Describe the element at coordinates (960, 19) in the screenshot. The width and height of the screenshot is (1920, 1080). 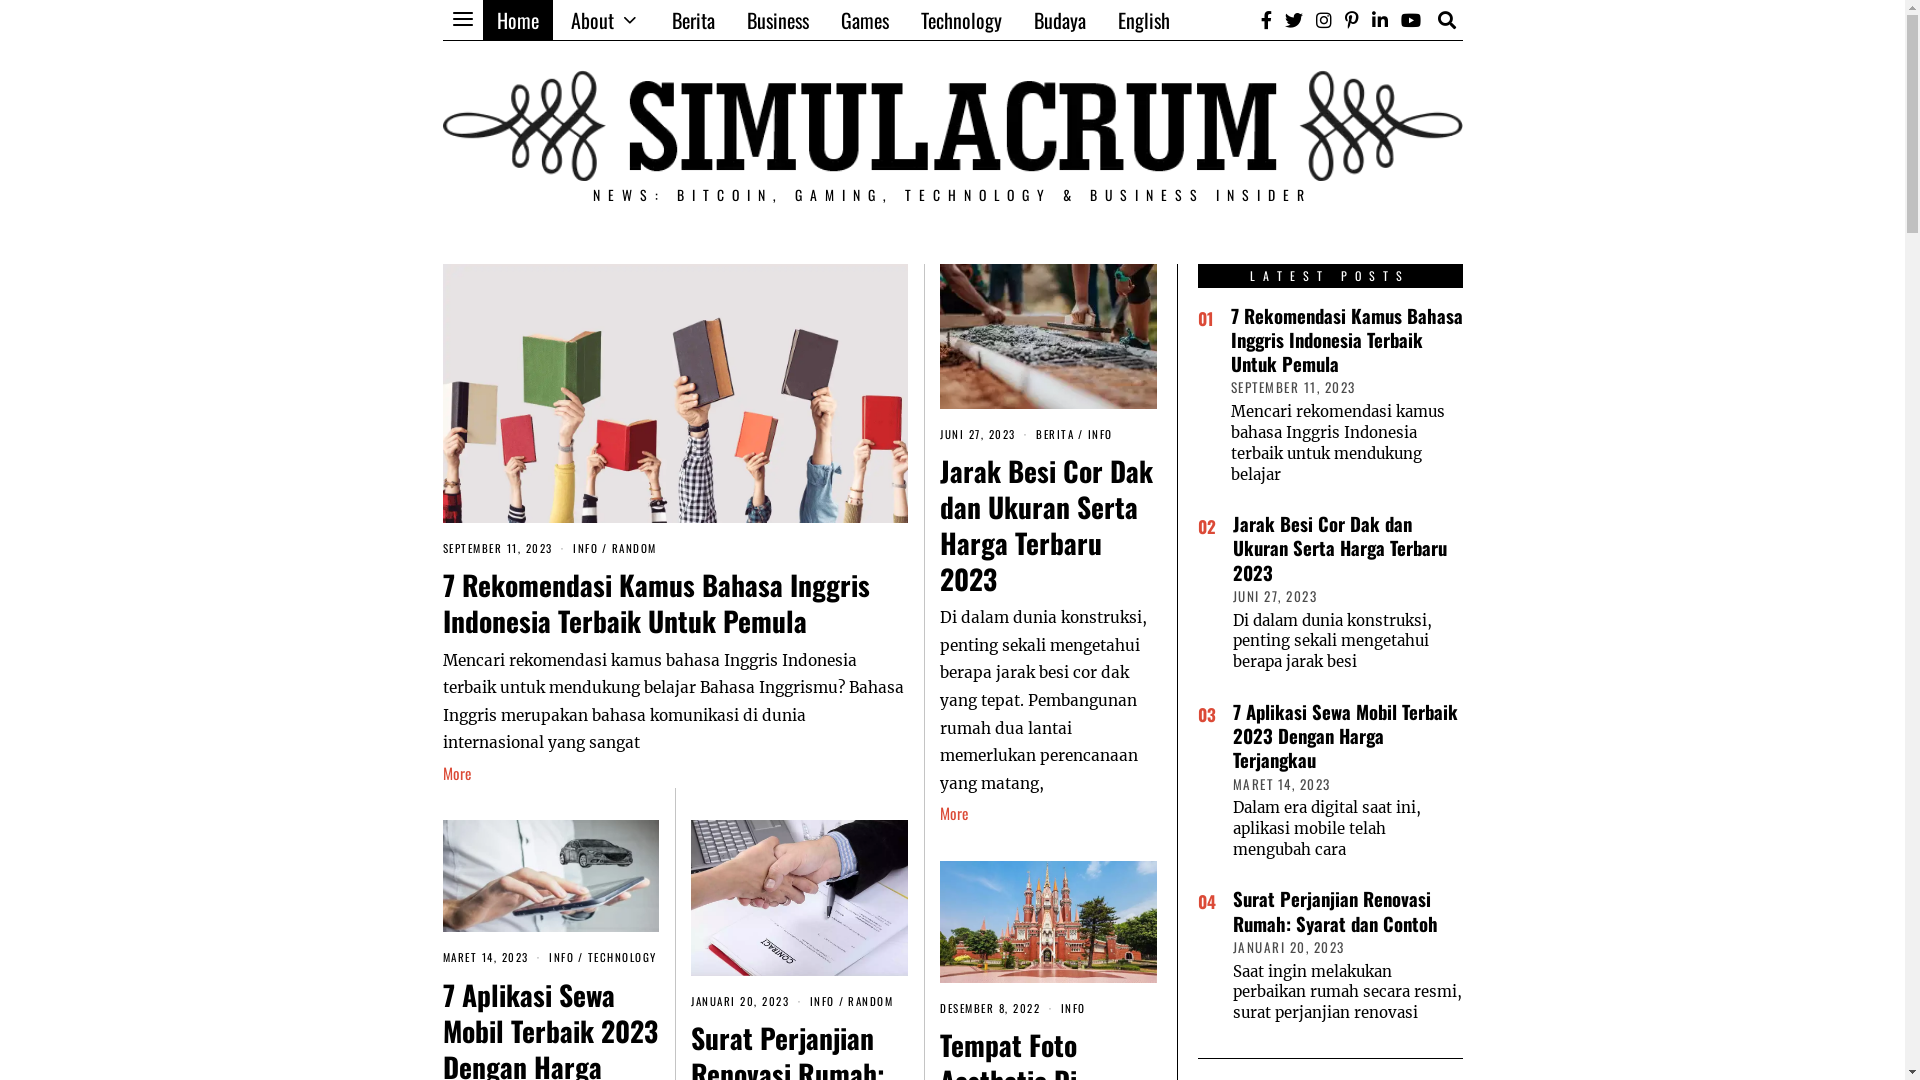
I see `'Technology'` at that location.